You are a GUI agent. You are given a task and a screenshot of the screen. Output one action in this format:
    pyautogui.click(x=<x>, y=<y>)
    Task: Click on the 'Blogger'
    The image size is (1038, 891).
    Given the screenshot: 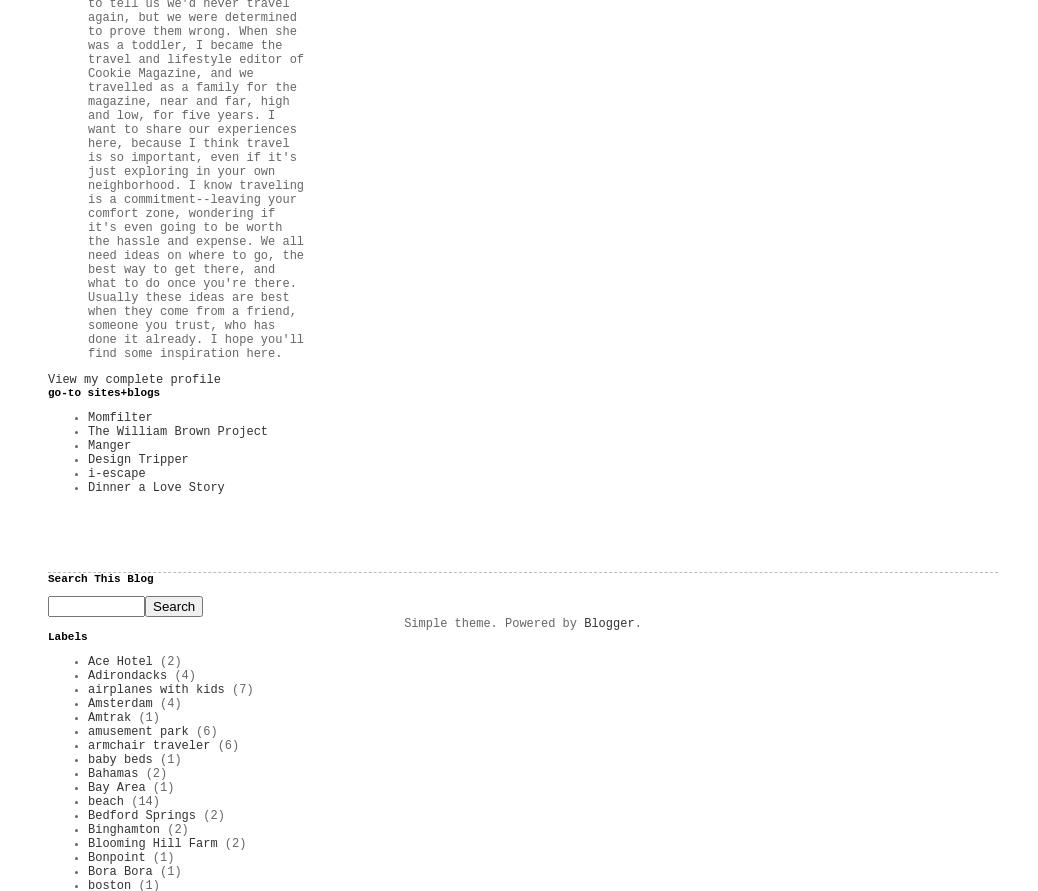 What is the action you would take?
    pyautogui.click(x=607, y=623)
    